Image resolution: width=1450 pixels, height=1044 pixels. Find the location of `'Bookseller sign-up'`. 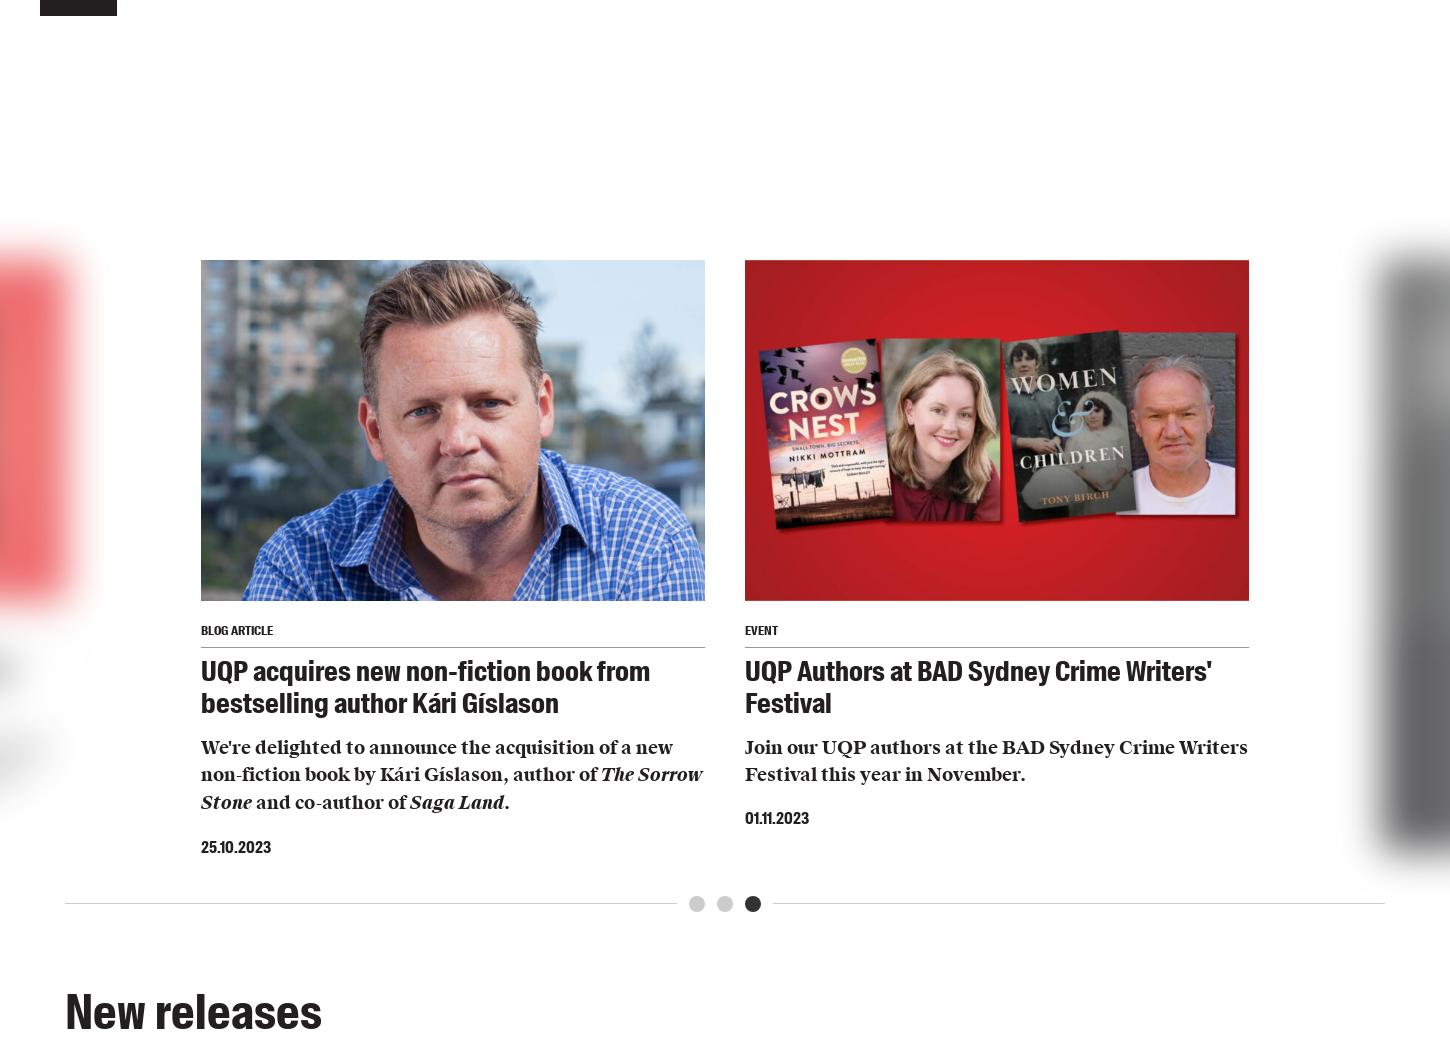

'Bookseller sign-up' is located at coordinates (582, 303).